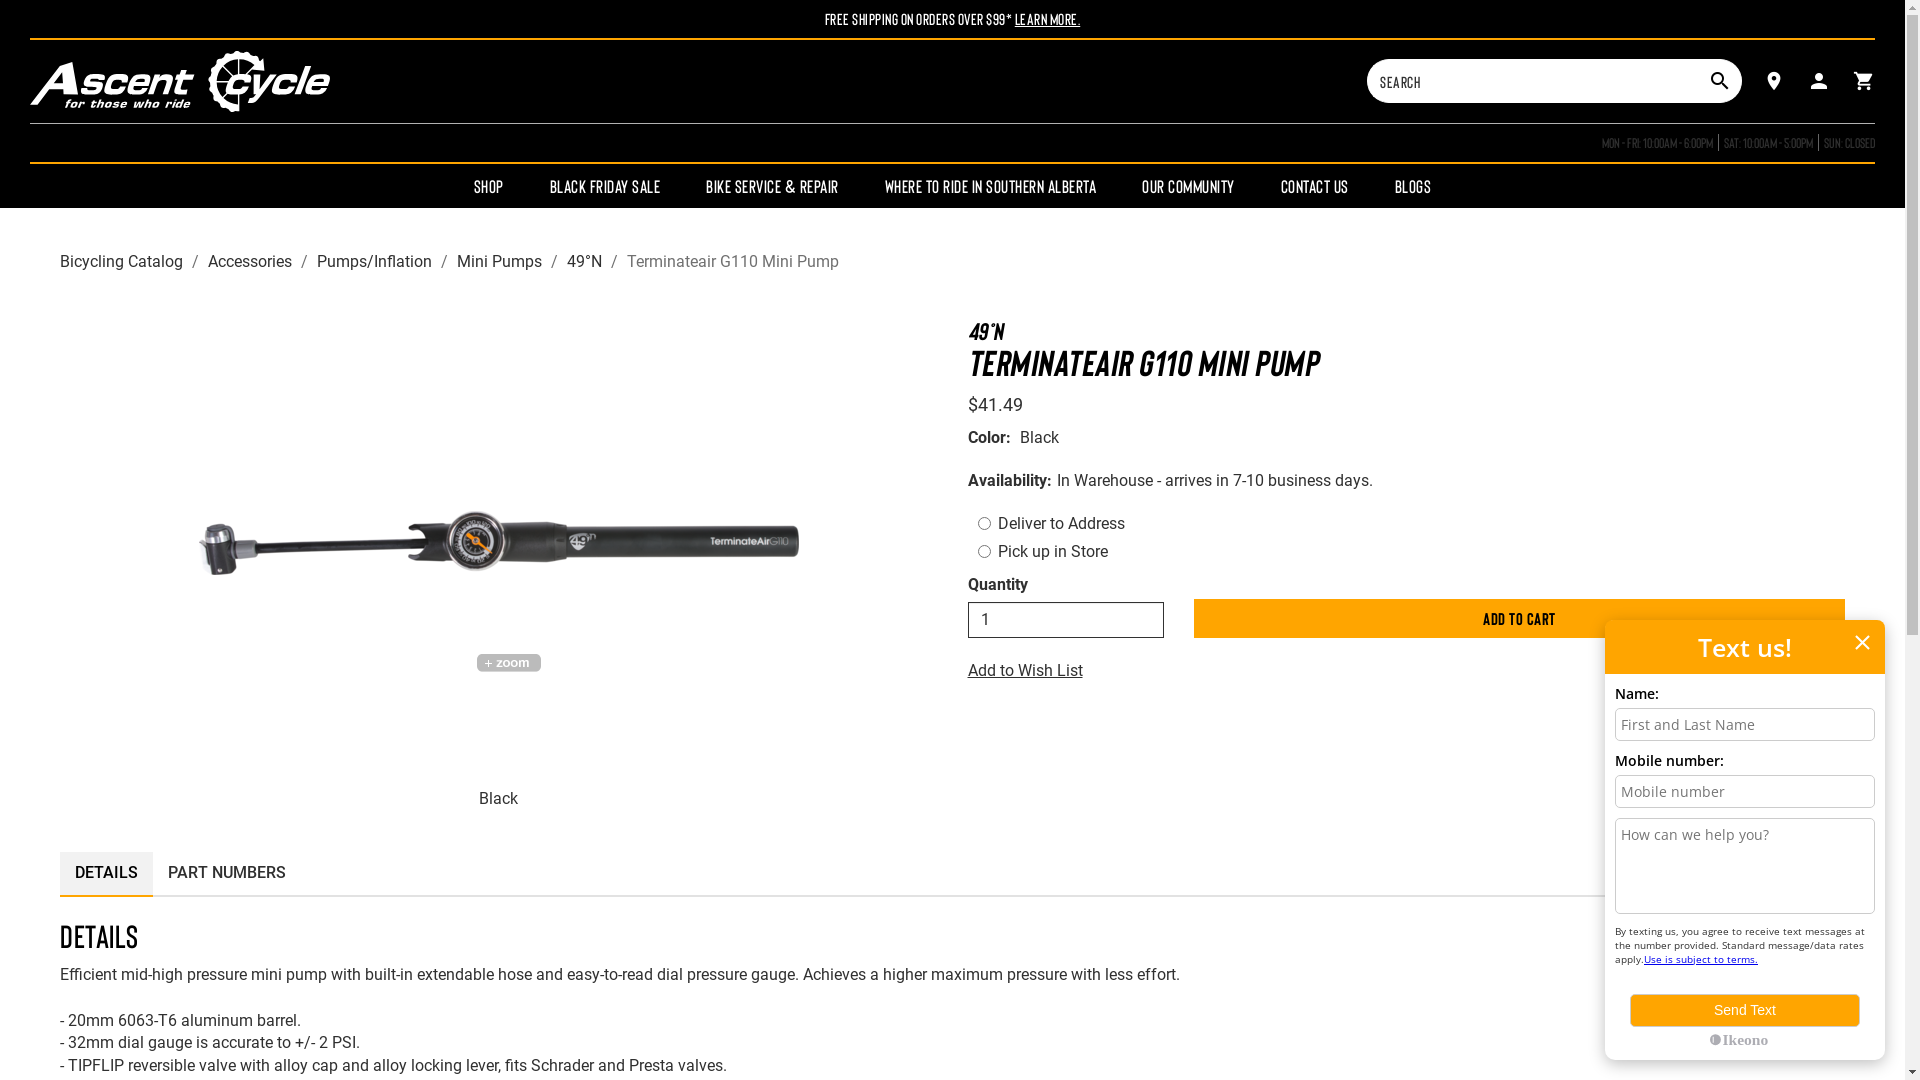 The image size is (1920, 1080). Describe the element at coordinates (952, 18) in the screenshot. I see `'Free Shipping On Orders Over $99* Learn More.'` at that location.